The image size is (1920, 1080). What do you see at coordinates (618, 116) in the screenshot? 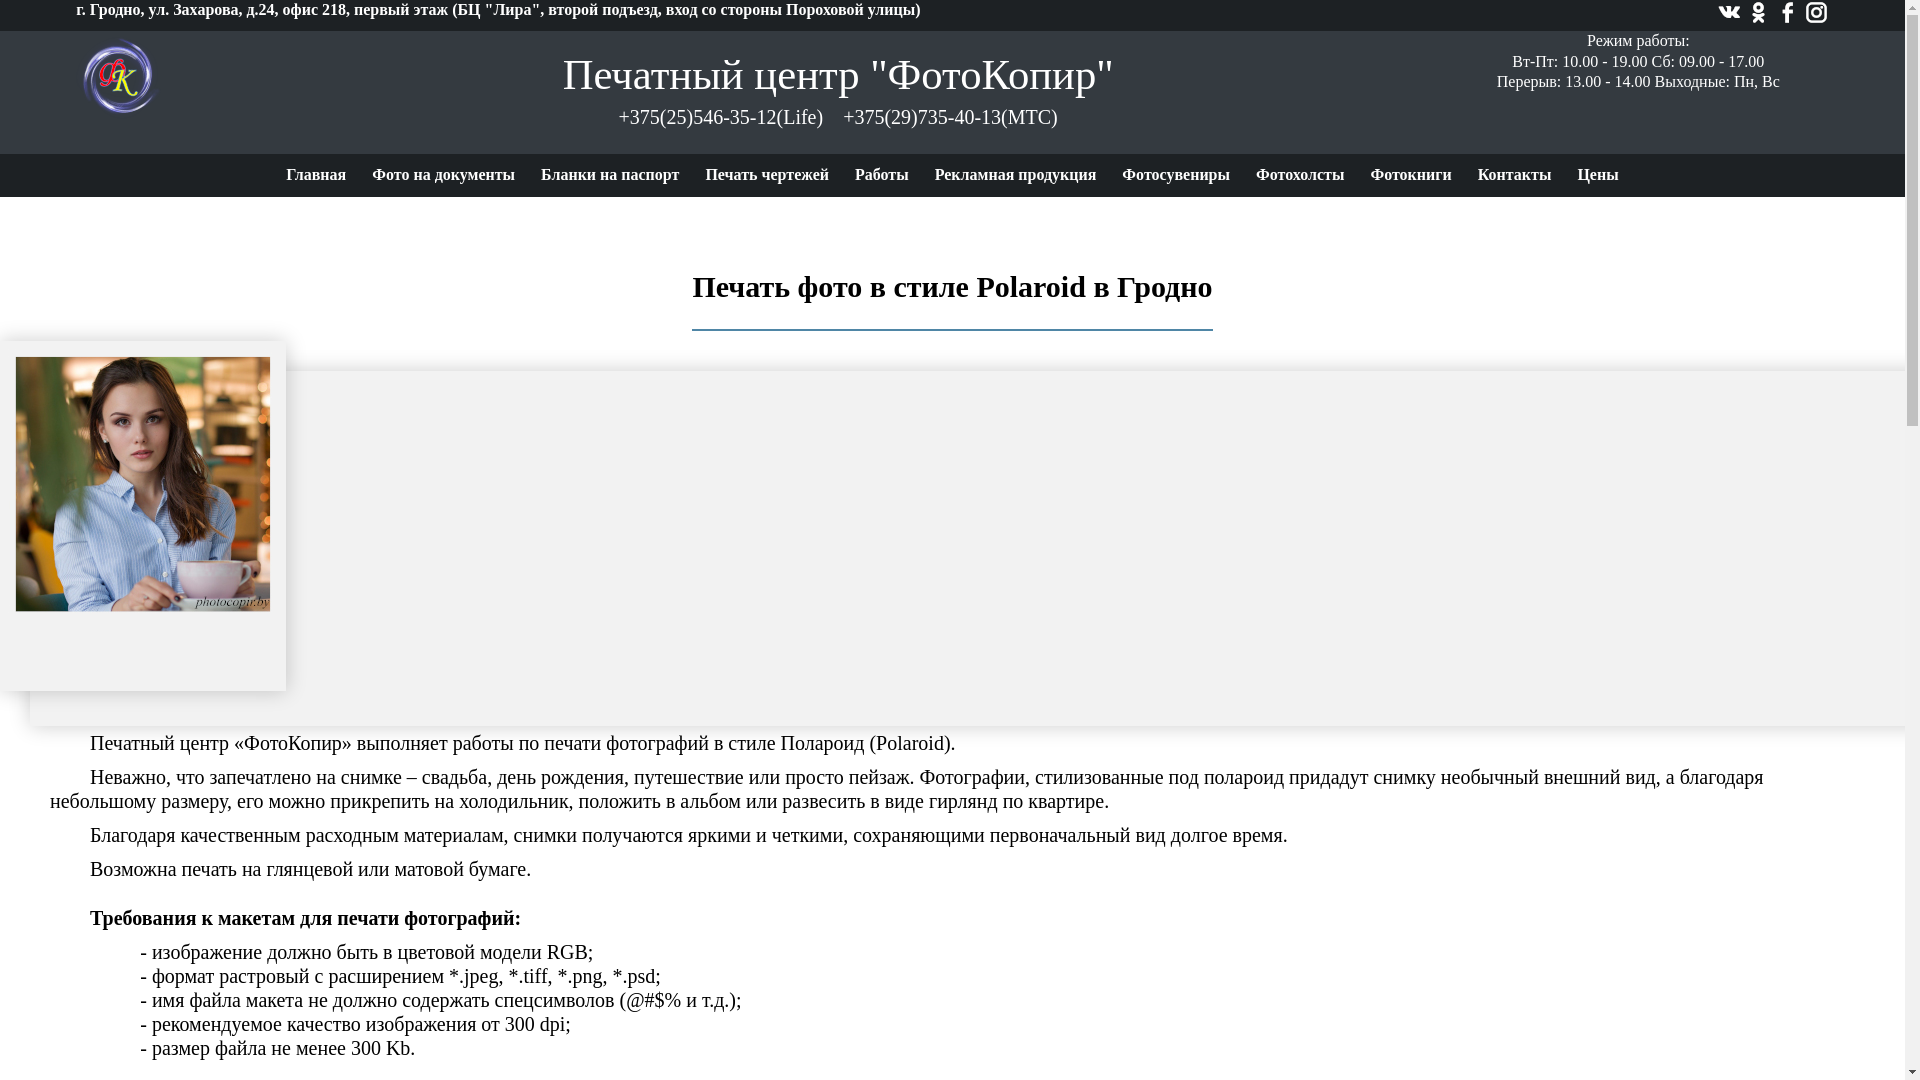
I see `'+375(25)546-35-12(Life)'` at bounding box center [618, 116].